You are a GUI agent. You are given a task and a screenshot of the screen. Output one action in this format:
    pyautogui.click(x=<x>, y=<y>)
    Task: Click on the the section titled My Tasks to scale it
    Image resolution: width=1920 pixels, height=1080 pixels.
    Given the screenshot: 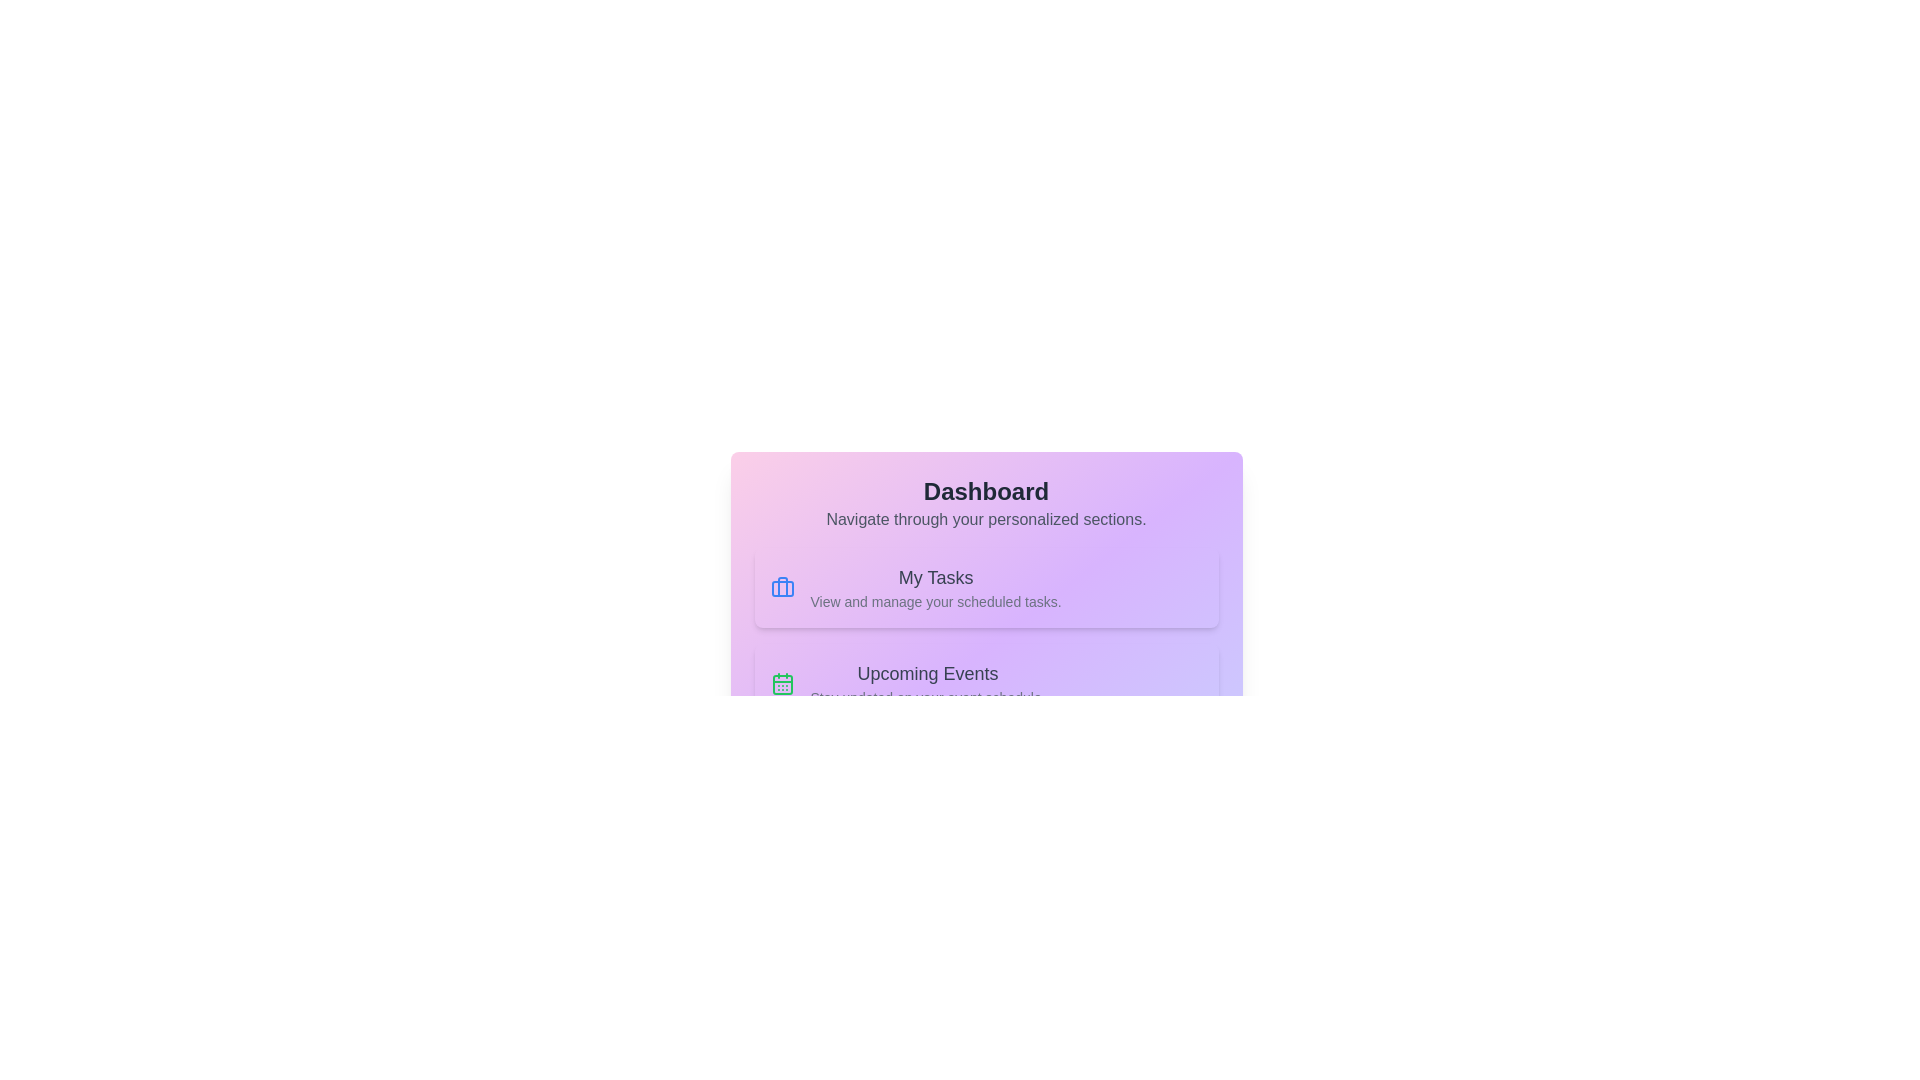 What is the action you would take?
    pyautogui.click(x=986, y=586)
    